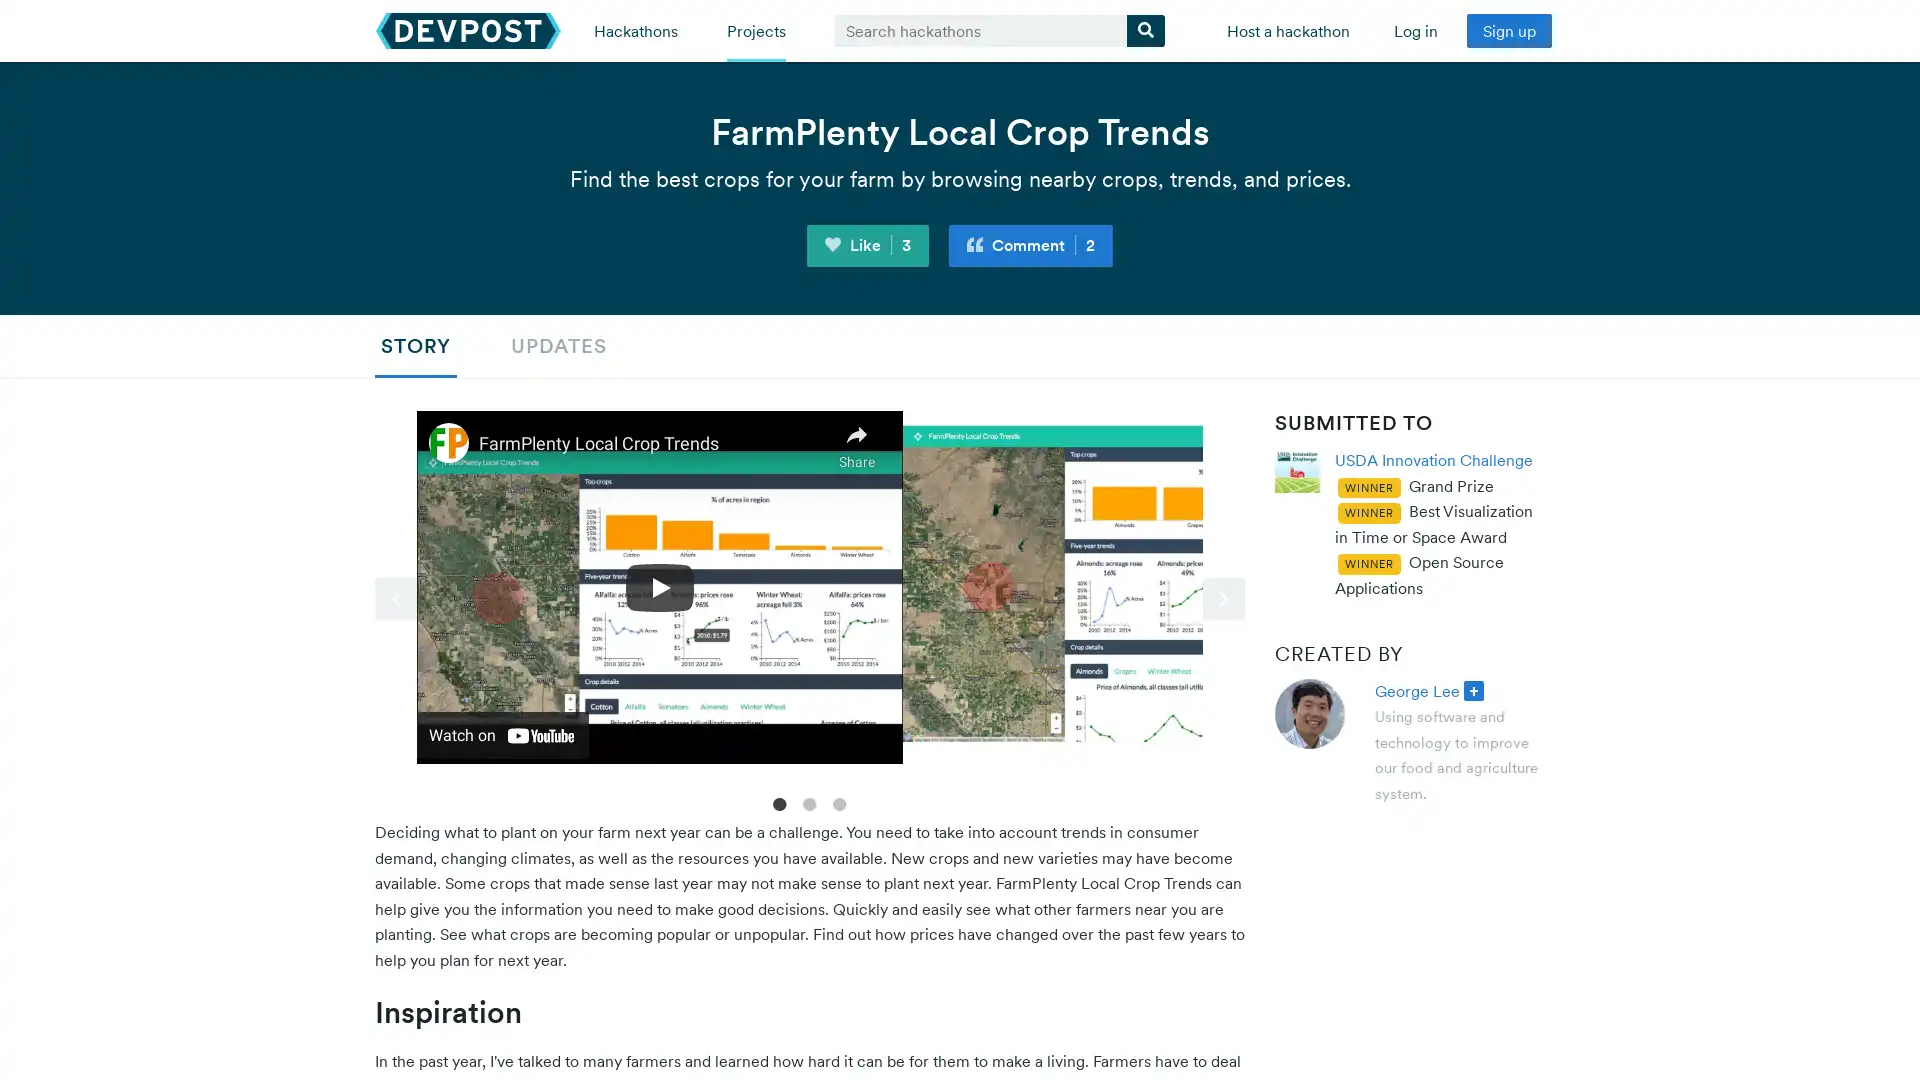 The height and width of the screenshot is (1080, 1920). Describe the element at coordinates (1473, 689) in the screenshot. I see `+` at that location.